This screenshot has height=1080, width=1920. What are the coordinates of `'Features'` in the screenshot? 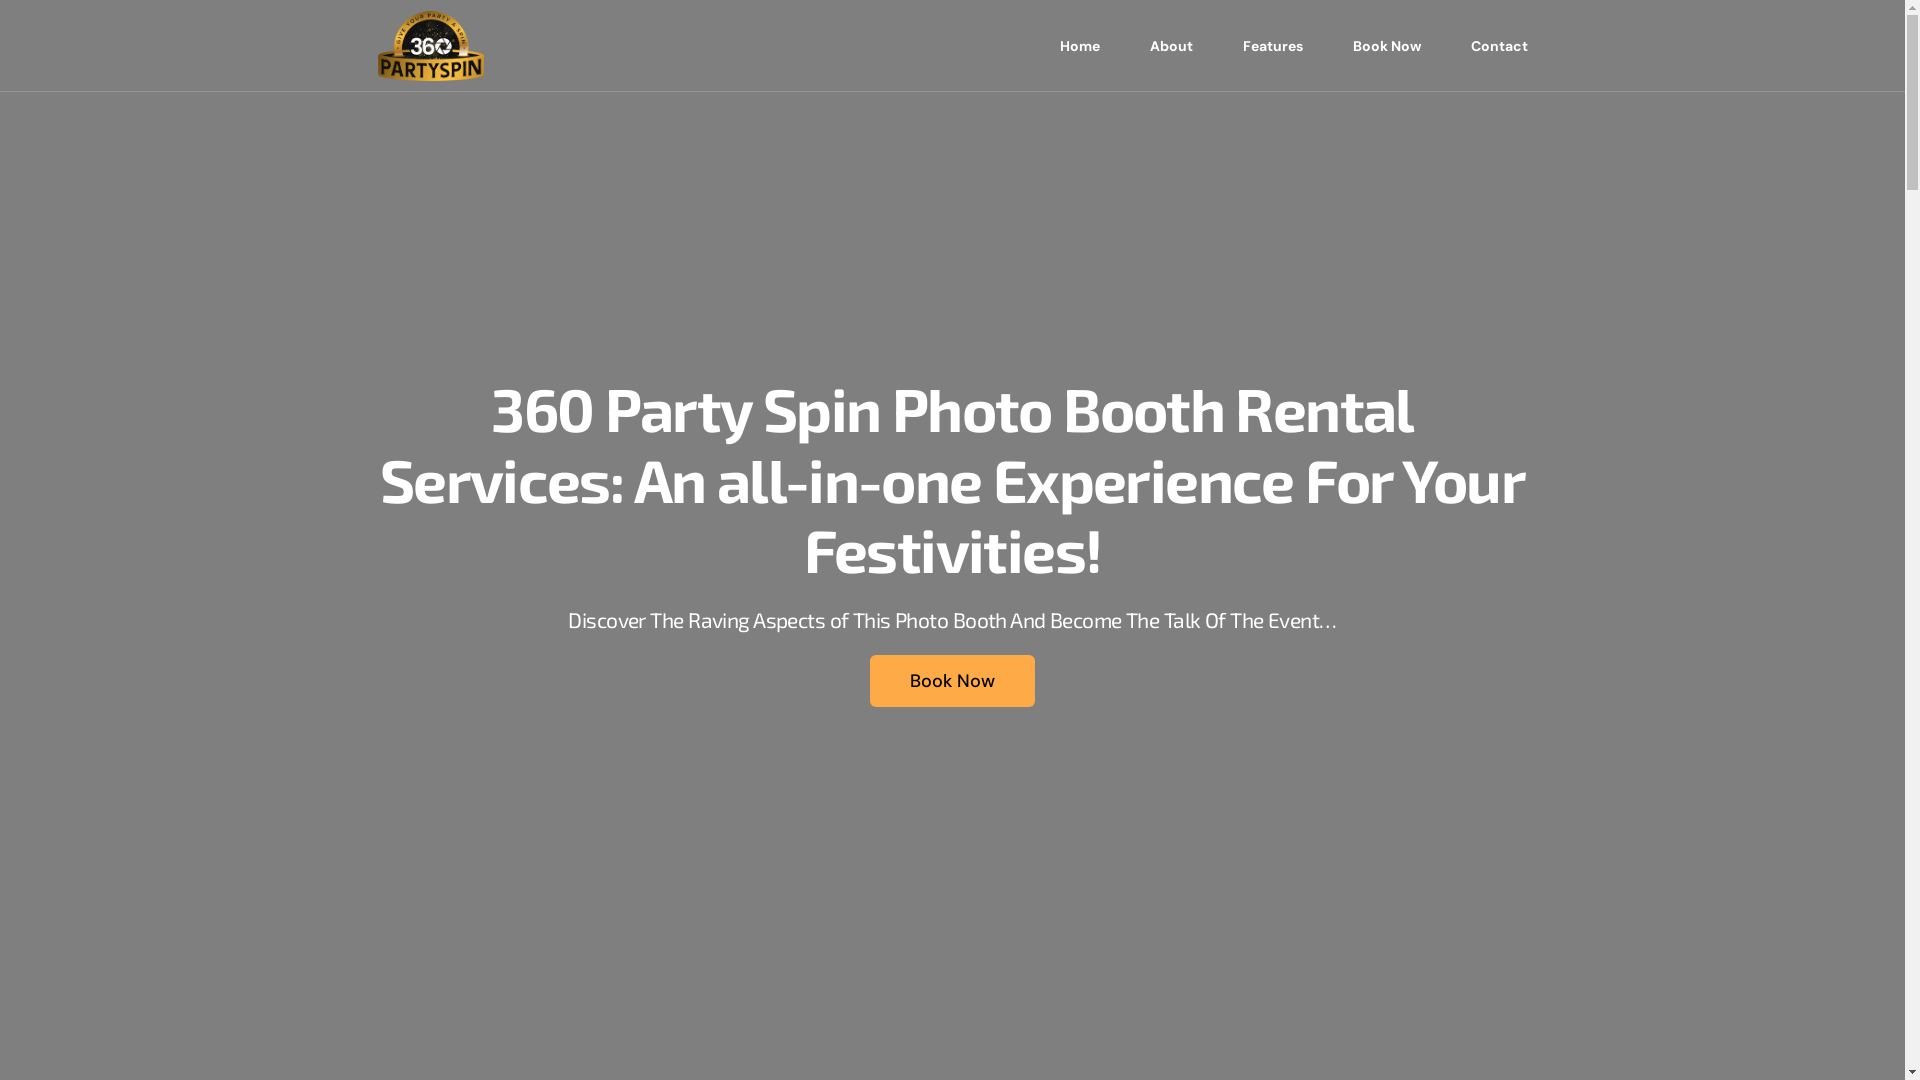 It's located at (1271, 45).